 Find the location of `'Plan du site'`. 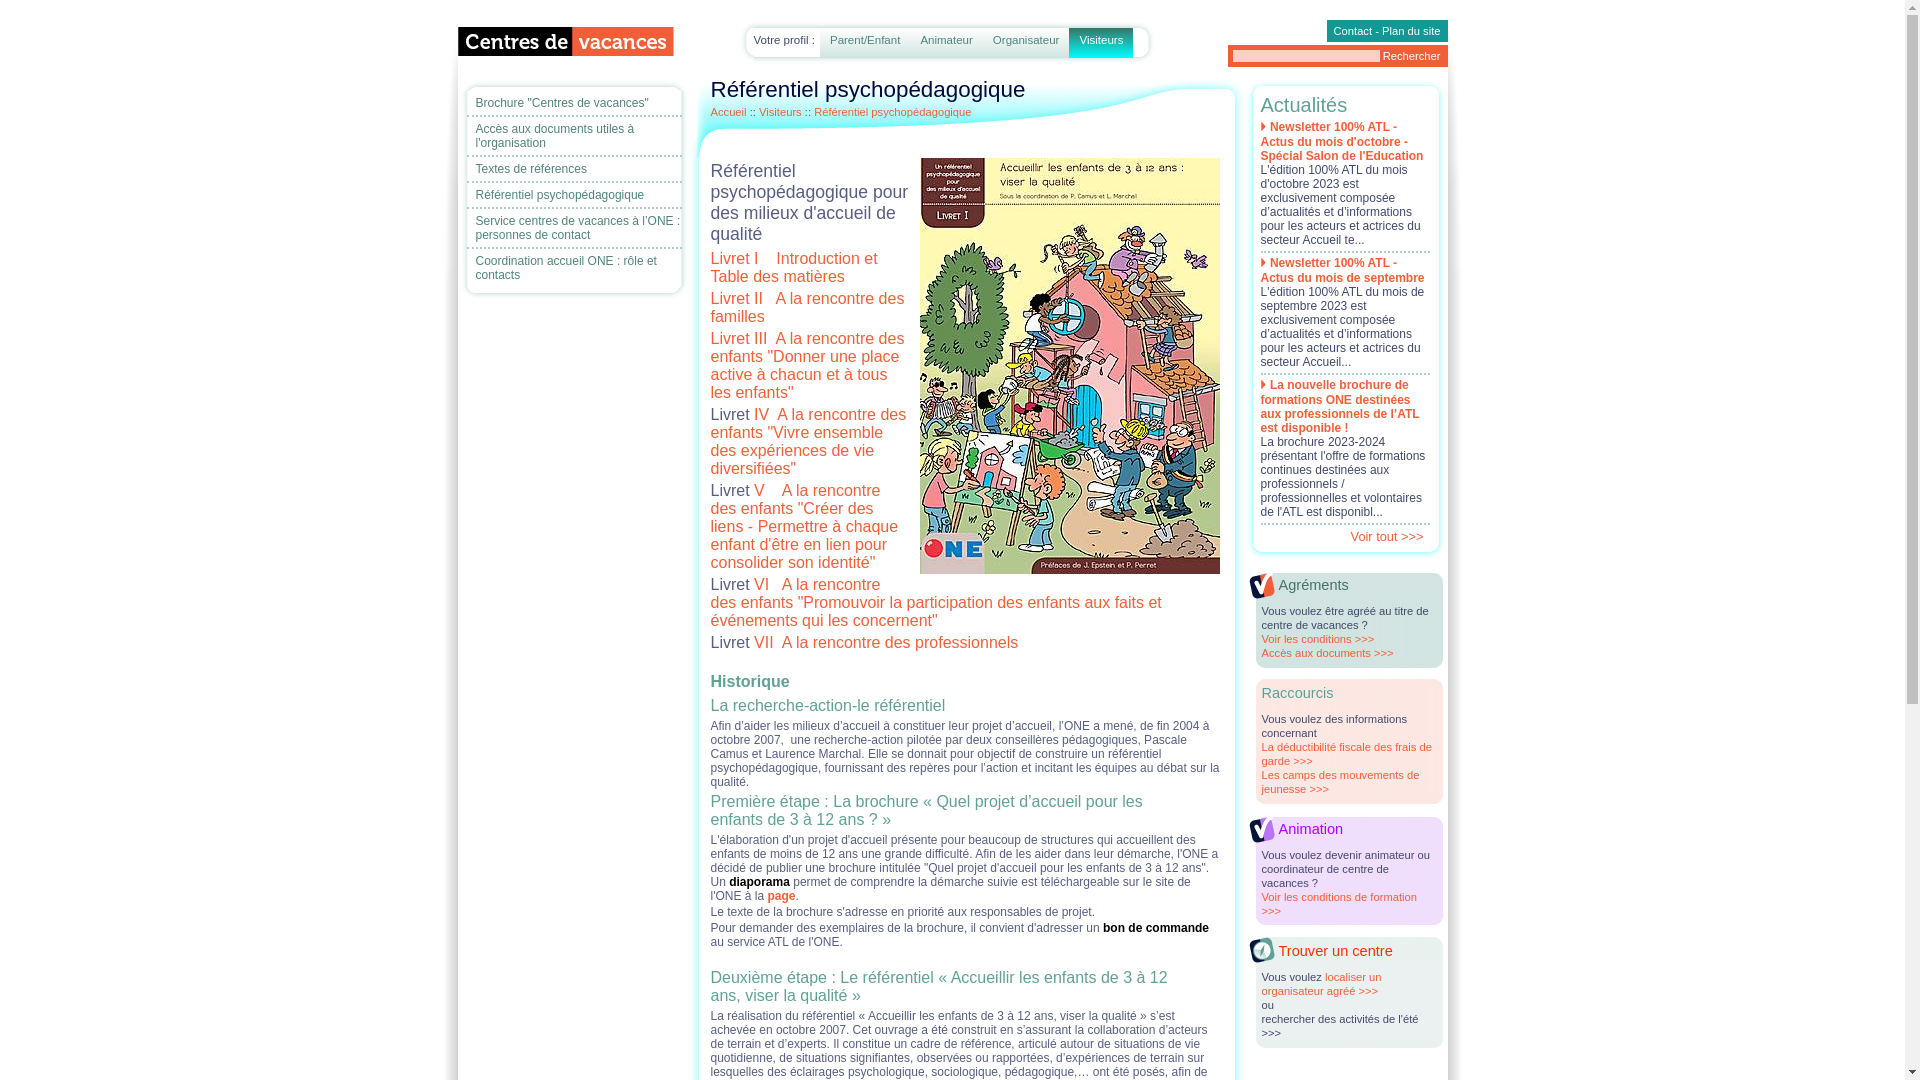

'Plan du site' is located at coordinates (1410, 30).